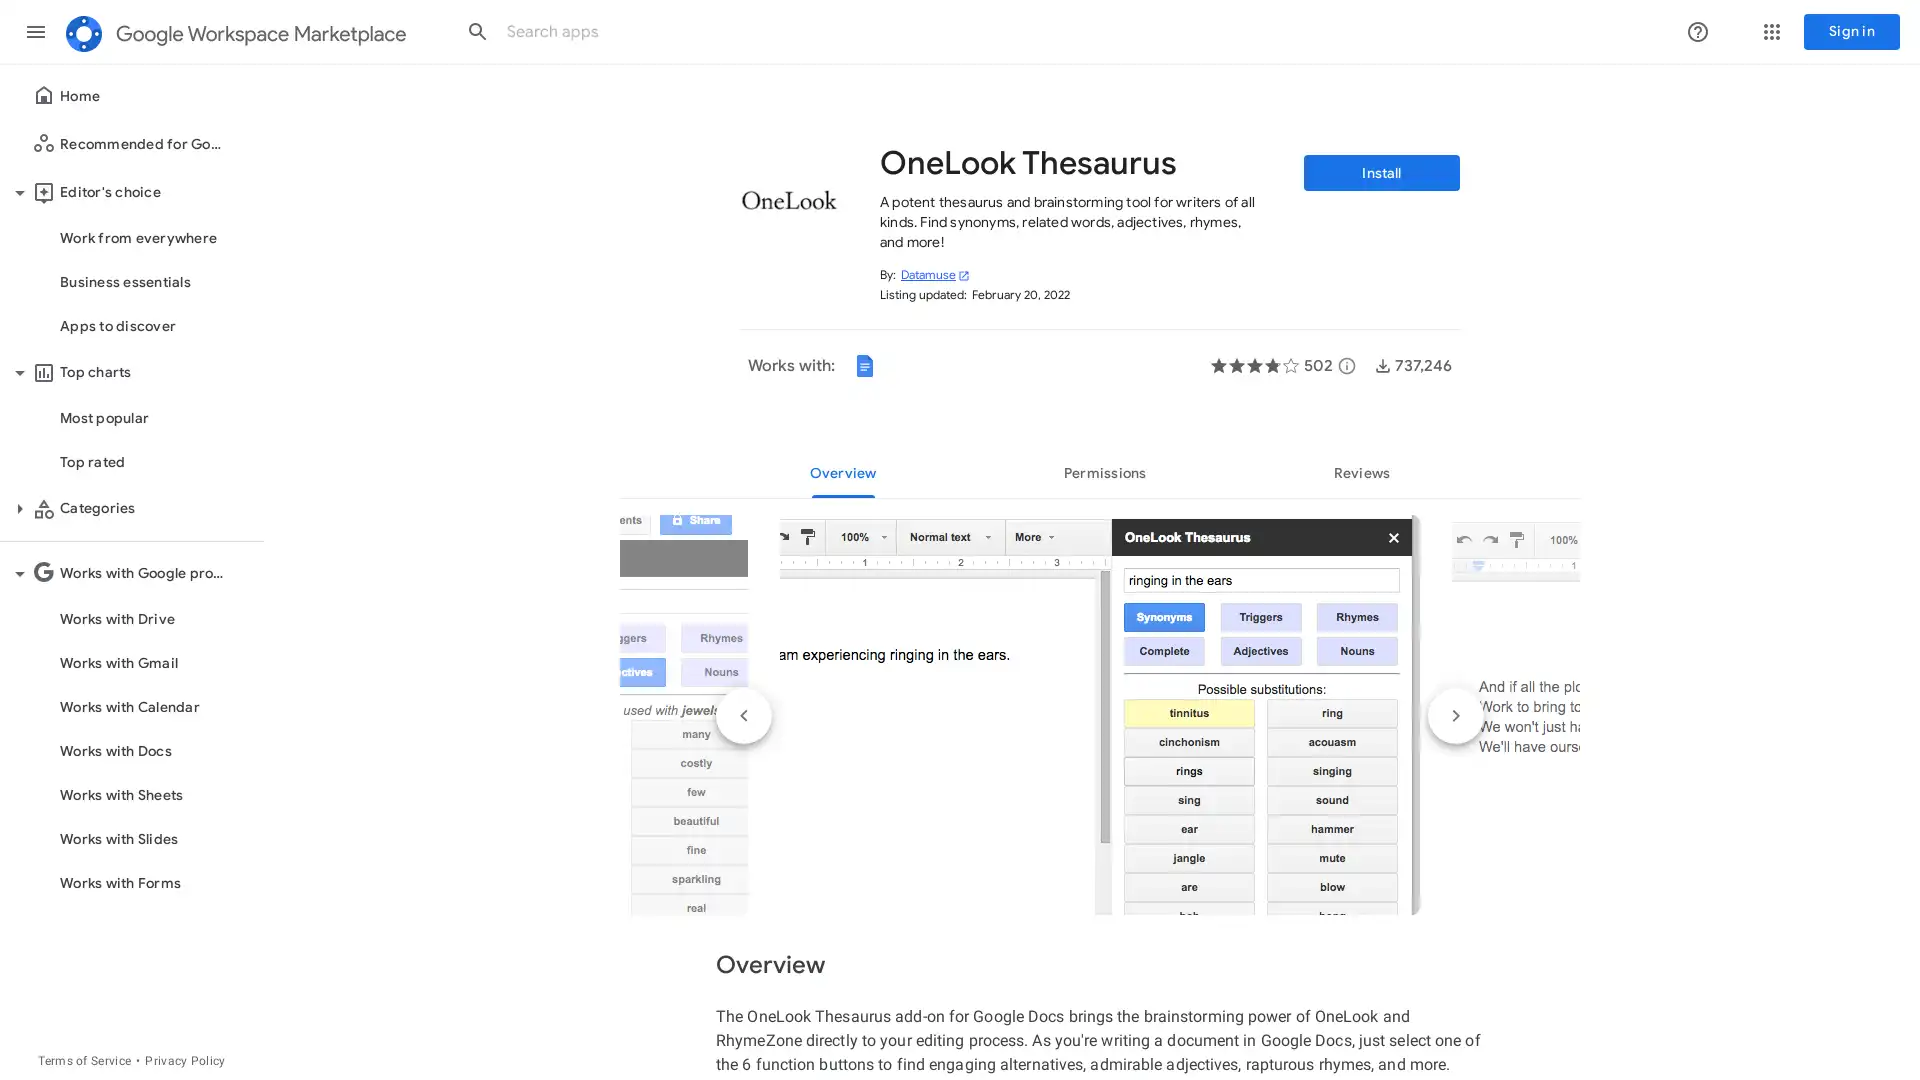  I want to click on Search, so click(477, 31).